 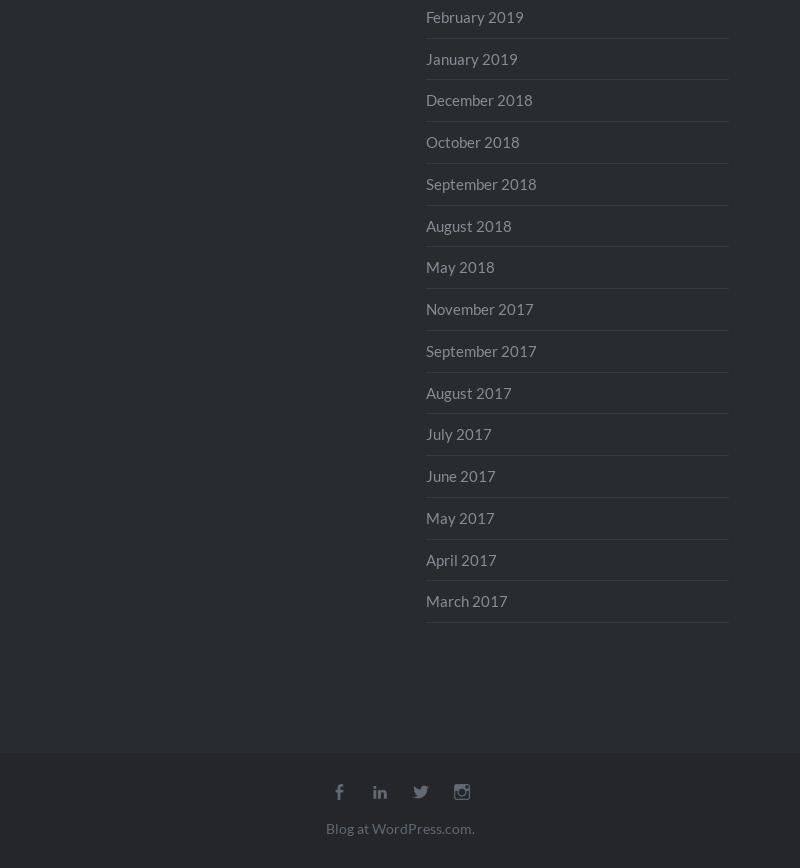 What do you see at coordinates (426, 516) in the screenshot?
I see `'May 2017'` at bounding box center [426, 516].